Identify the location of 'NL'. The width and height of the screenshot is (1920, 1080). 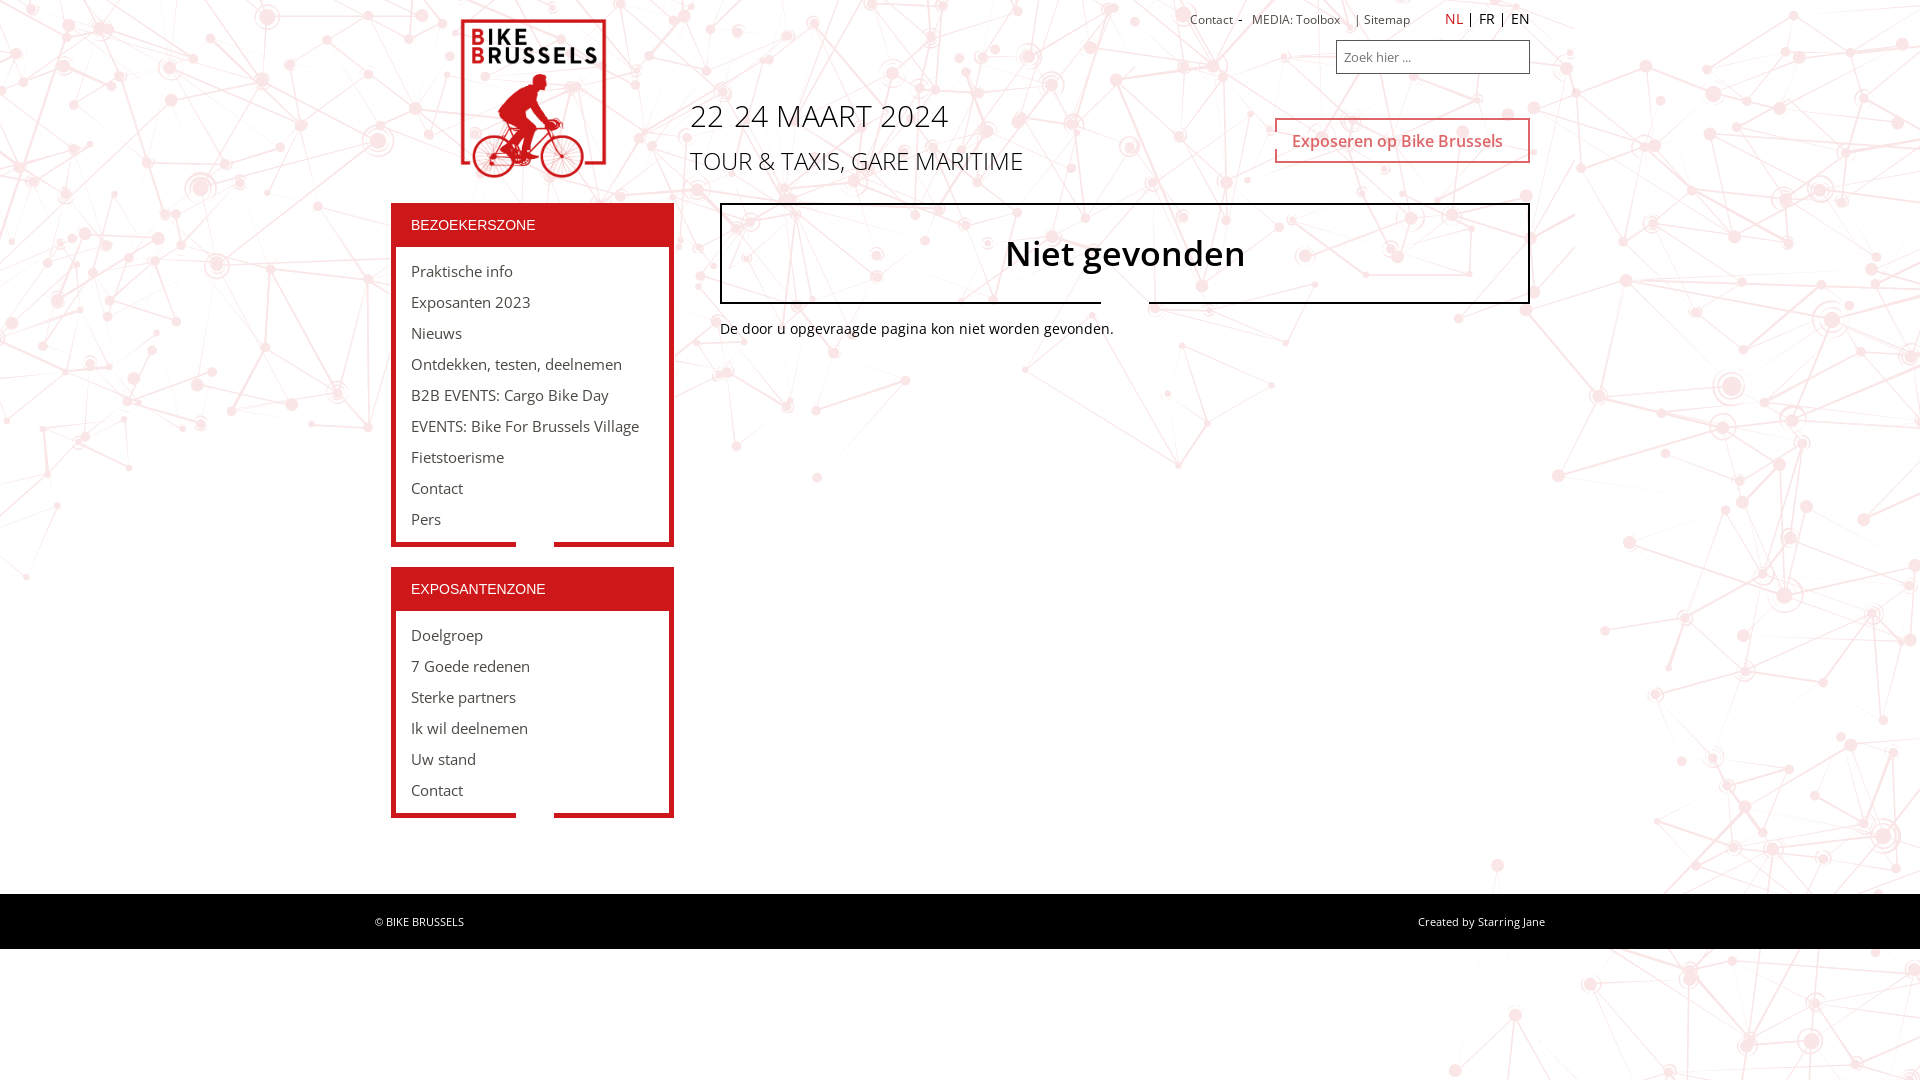
(1454, 19).